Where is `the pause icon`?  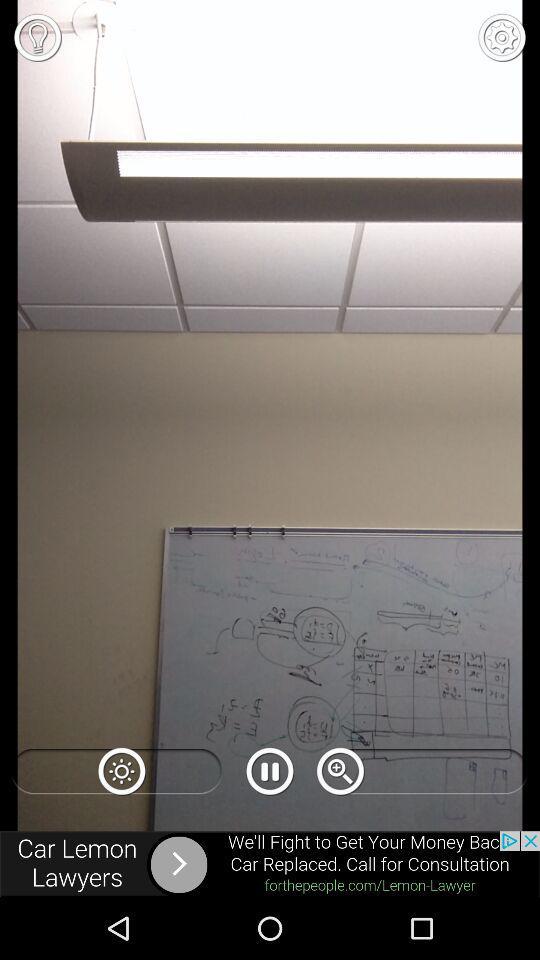
the pause icon is located at coordinates (270, 770).